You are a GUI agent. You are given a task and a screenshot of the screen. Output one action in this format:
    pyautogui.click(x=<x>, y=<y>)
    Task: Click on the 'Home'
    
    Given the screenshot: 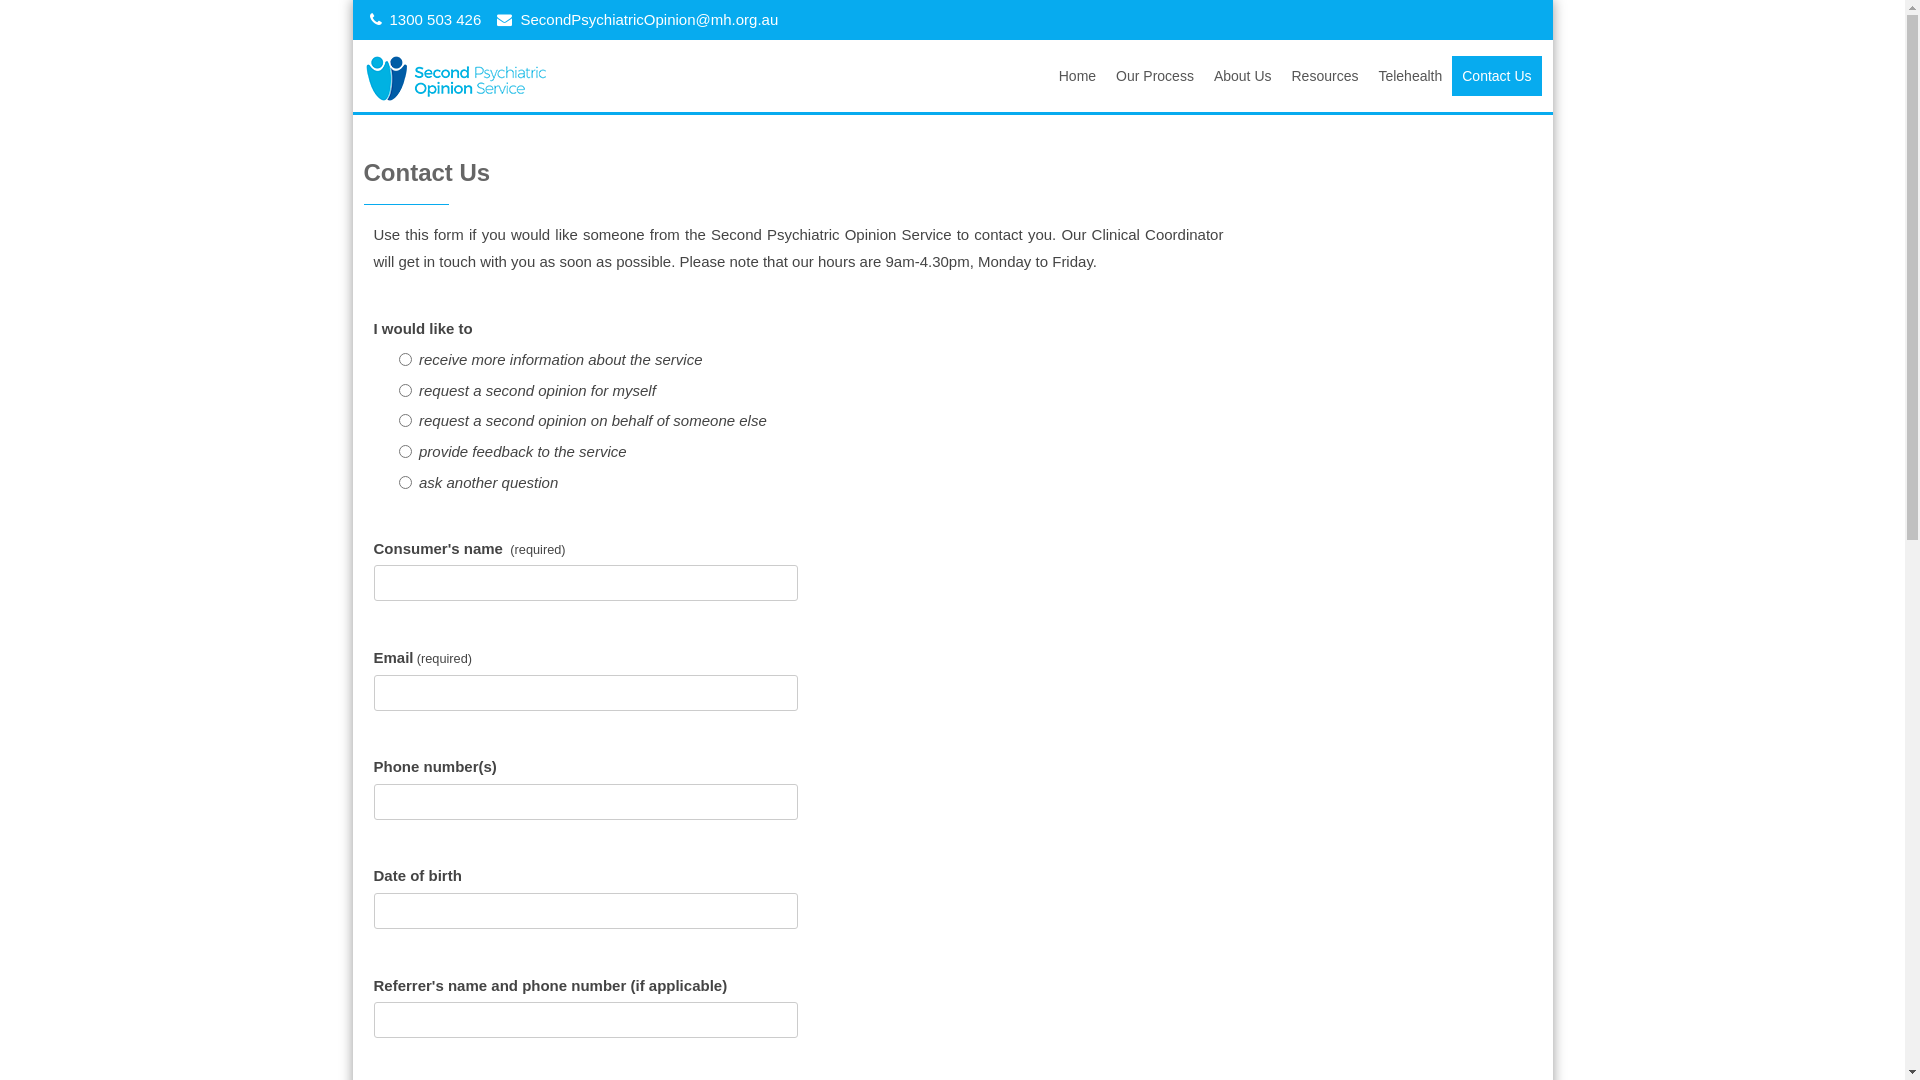 What is the action you would take?
    pyautogui.click(x=1076, y=75)
    